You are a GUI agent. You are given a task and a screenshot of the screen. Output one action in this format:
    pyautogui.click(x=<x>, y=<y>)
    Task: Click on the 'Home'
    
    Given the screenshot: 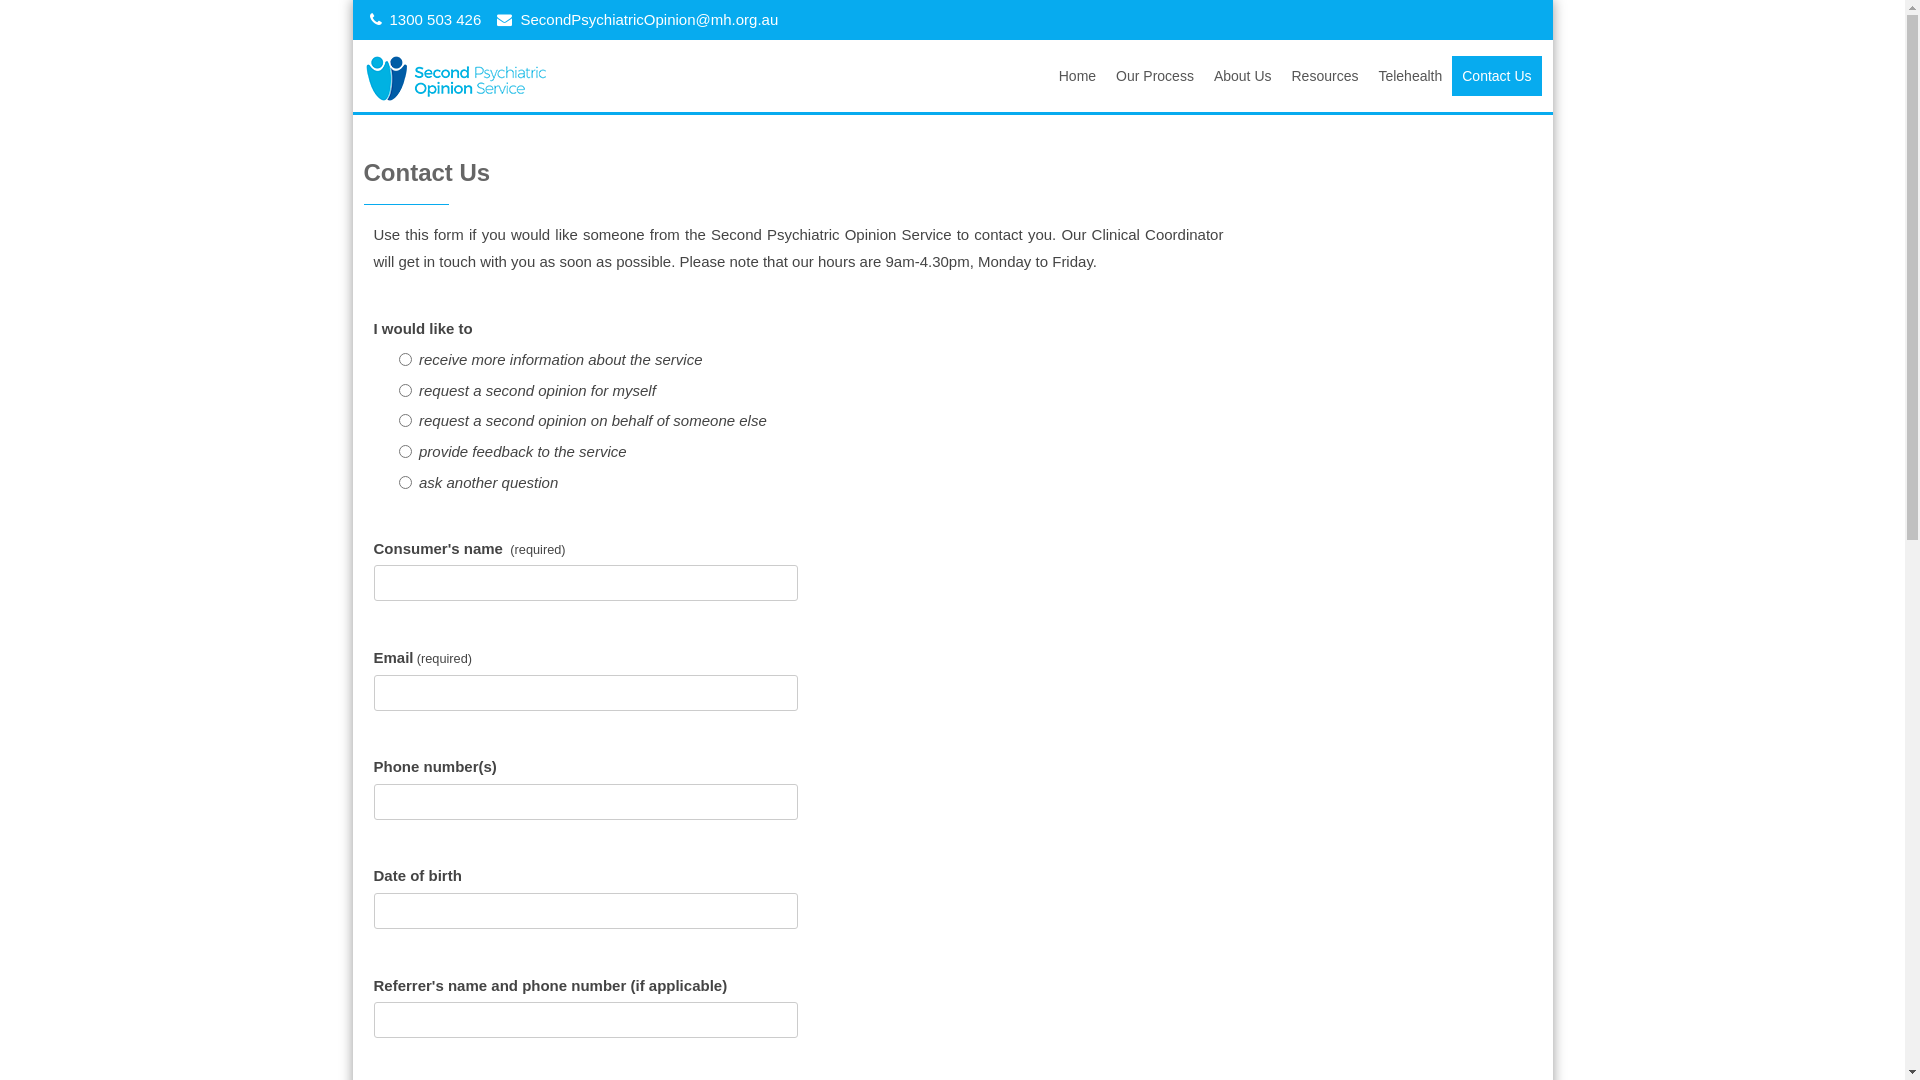 What is the action you would take?
    pyautogui.click(x=1076, y=75)
    